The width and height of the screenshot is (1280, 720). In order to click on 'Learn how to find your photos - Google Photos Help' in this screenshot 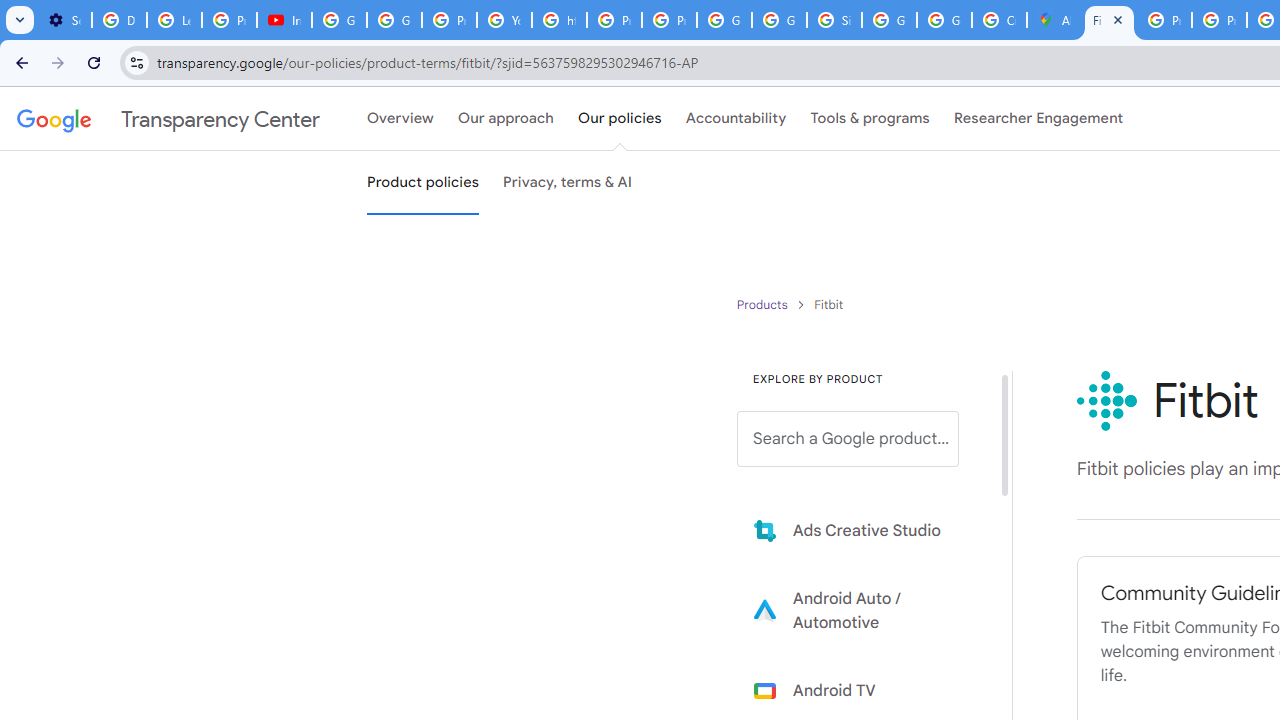, I will do `click(174, 20)`.